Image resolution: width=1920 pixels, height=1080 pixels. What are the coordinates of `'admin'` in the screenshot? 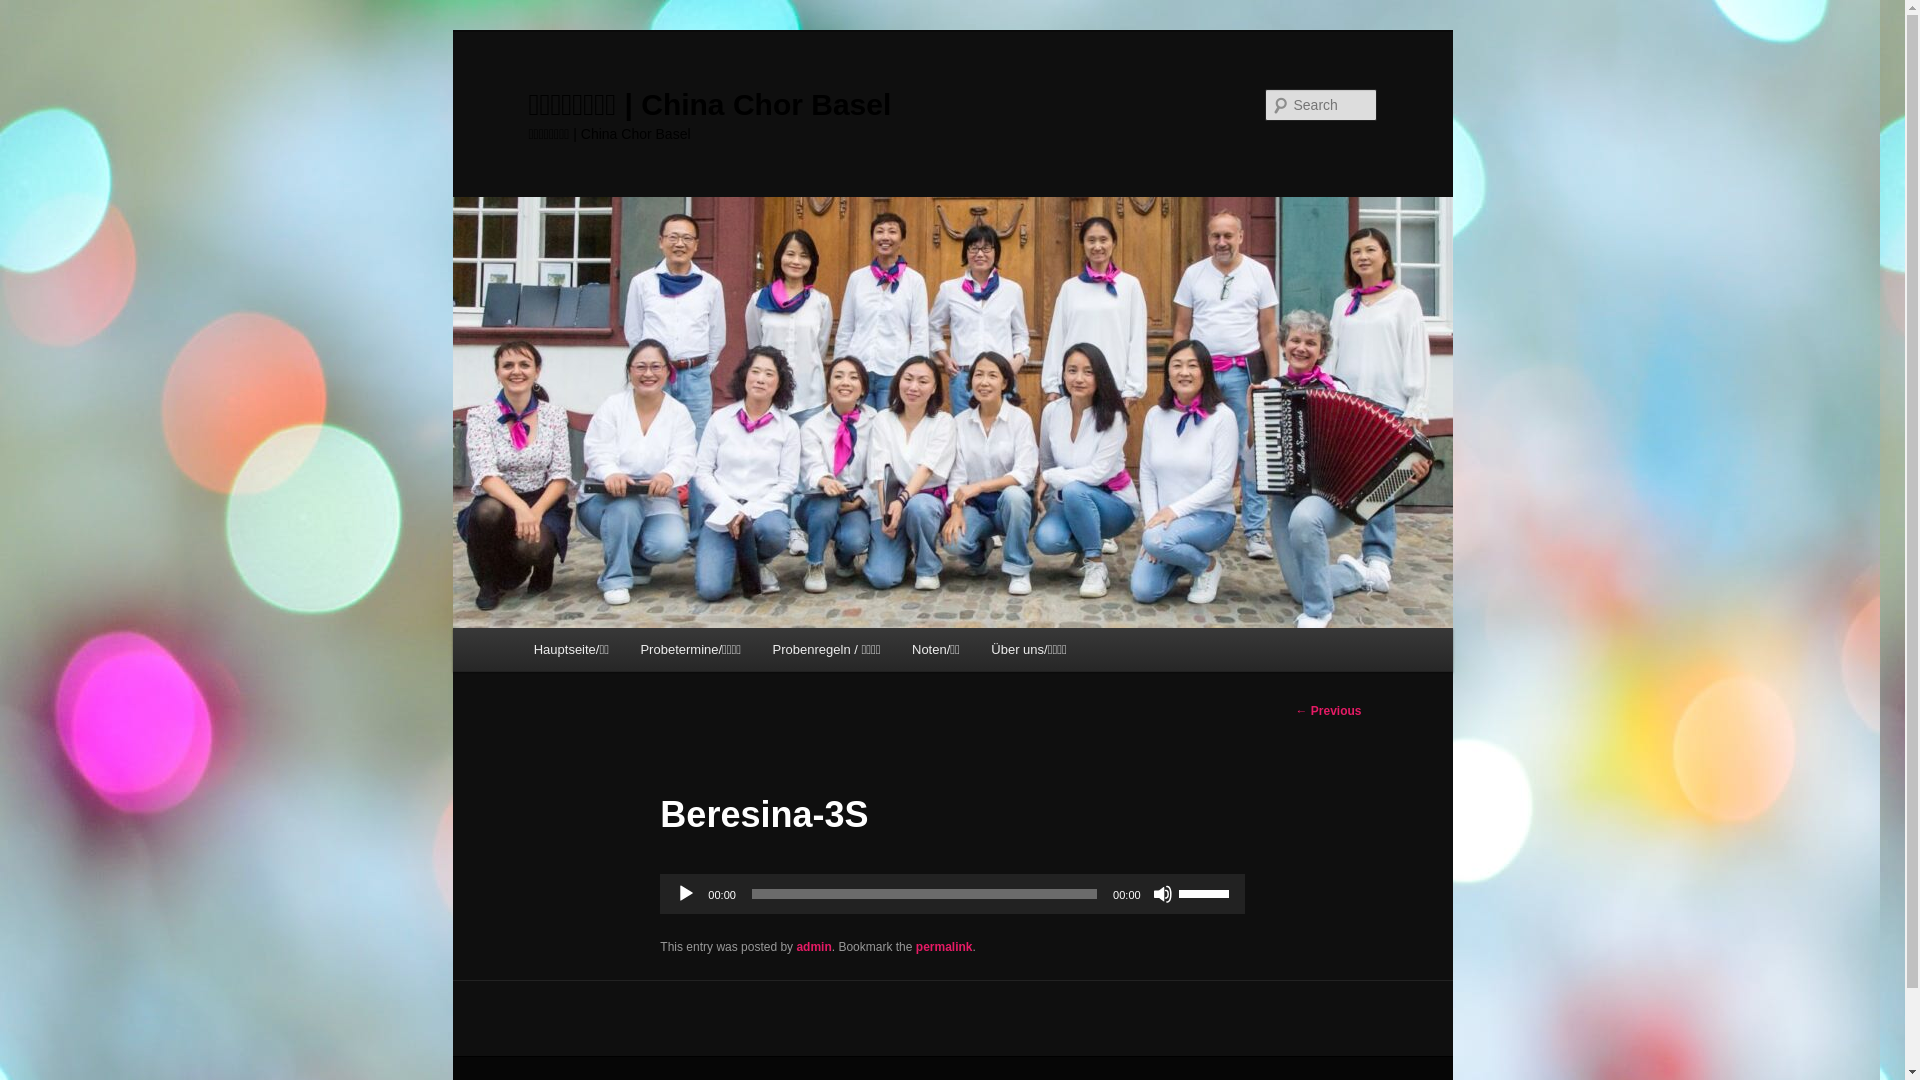 It's located at (813, 946).